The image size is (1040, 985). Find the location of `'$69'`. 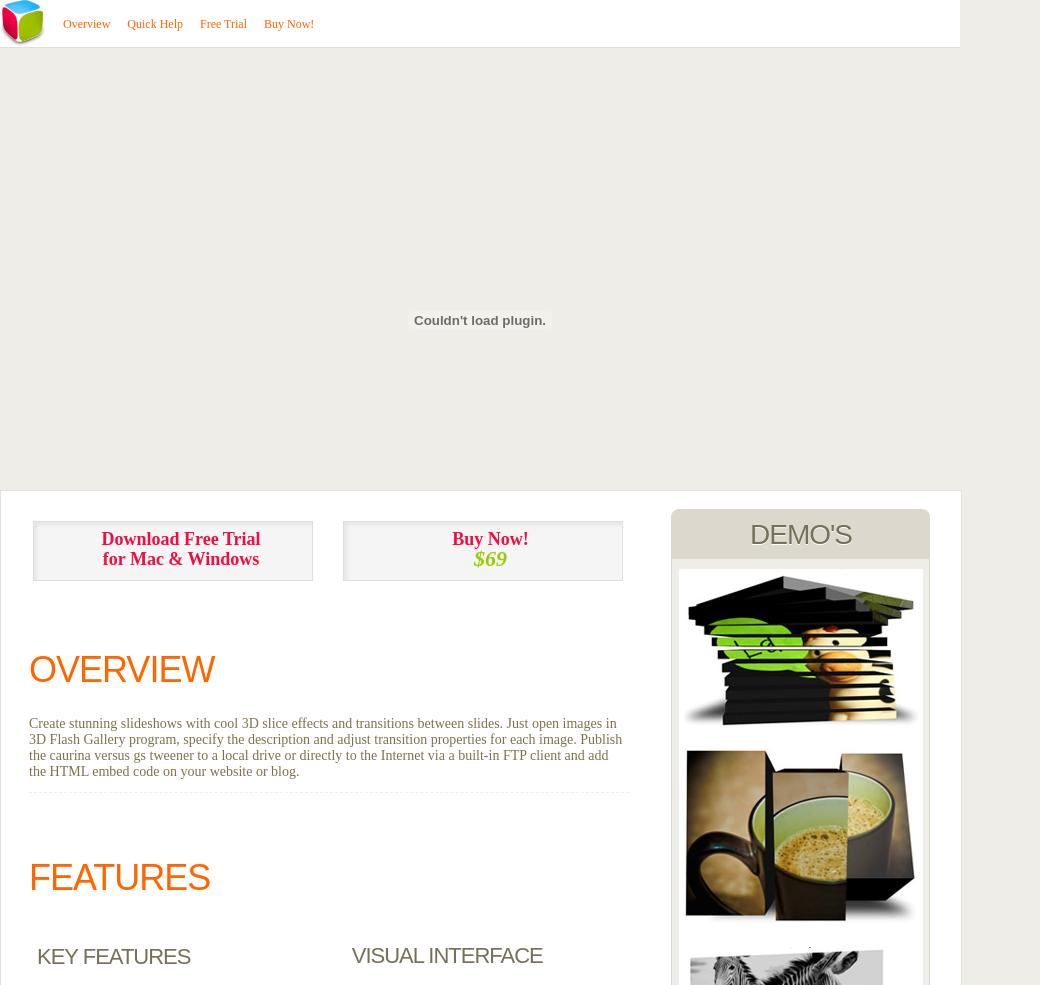

'$69' is located at coordinates (490, 558).